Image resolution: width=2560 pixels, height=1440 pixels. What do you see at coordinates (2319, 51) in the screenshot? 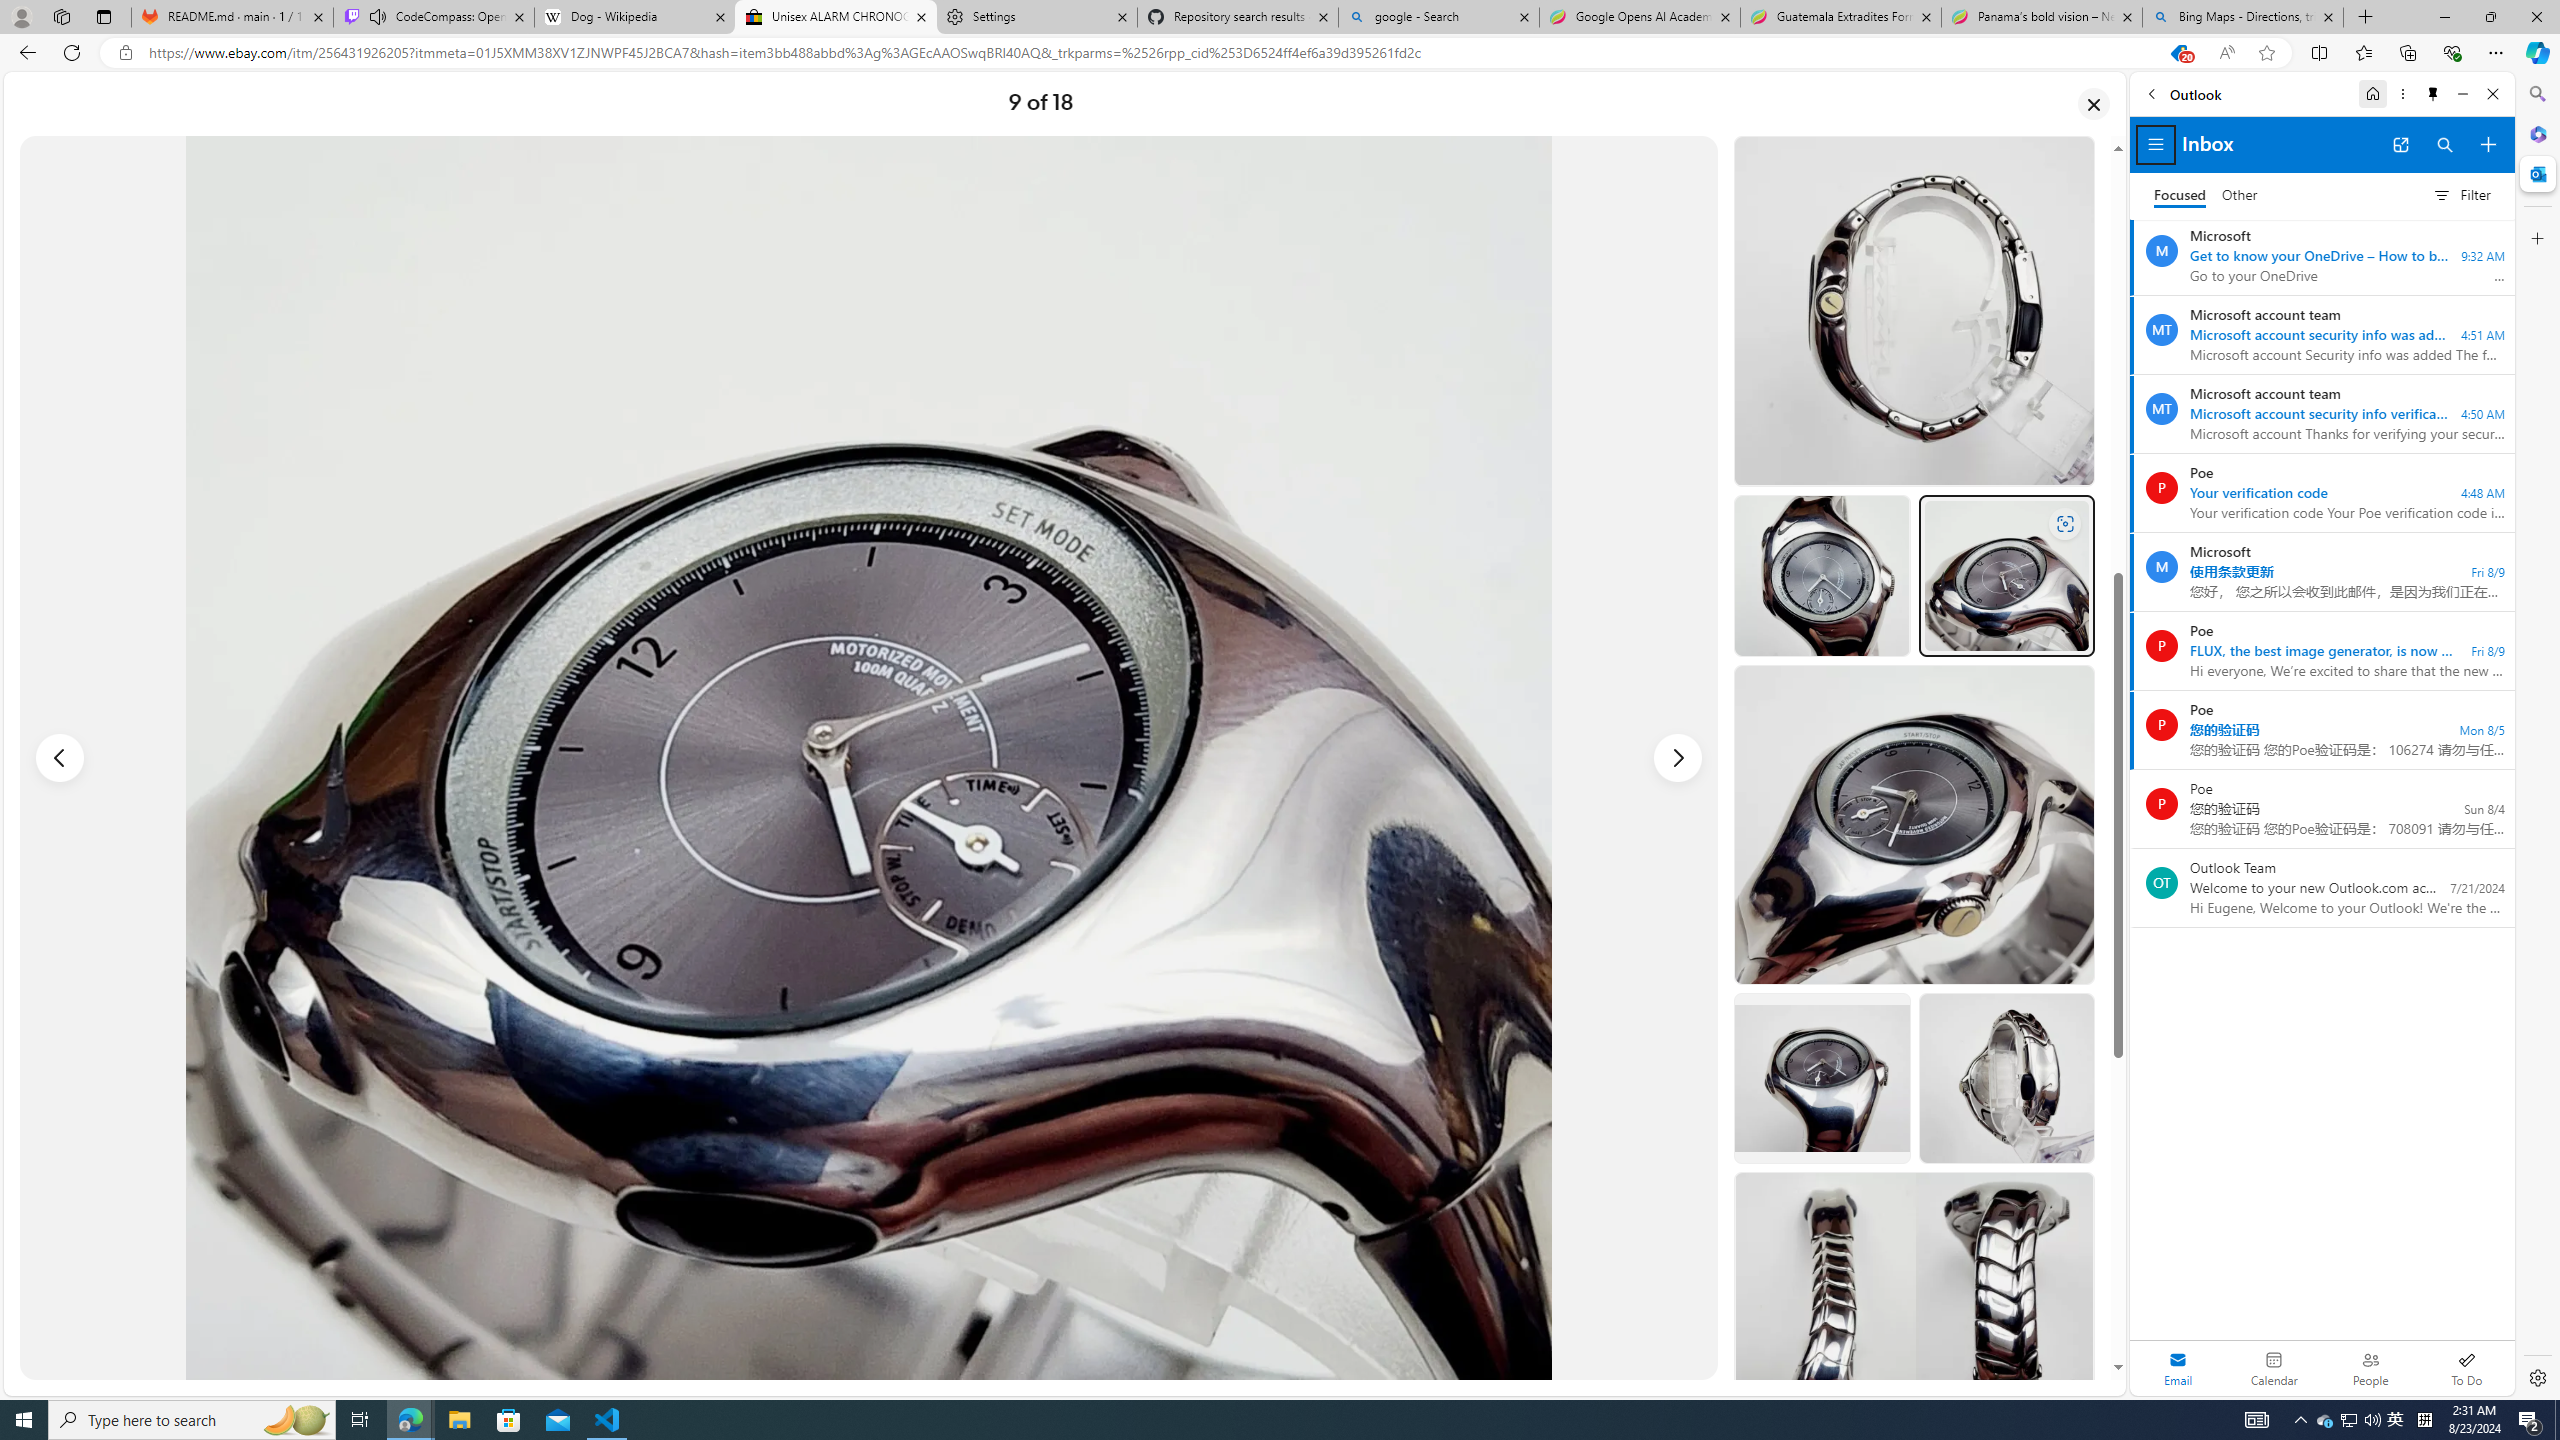
I see `'Split screen'` at bounding box center [2319, 51].